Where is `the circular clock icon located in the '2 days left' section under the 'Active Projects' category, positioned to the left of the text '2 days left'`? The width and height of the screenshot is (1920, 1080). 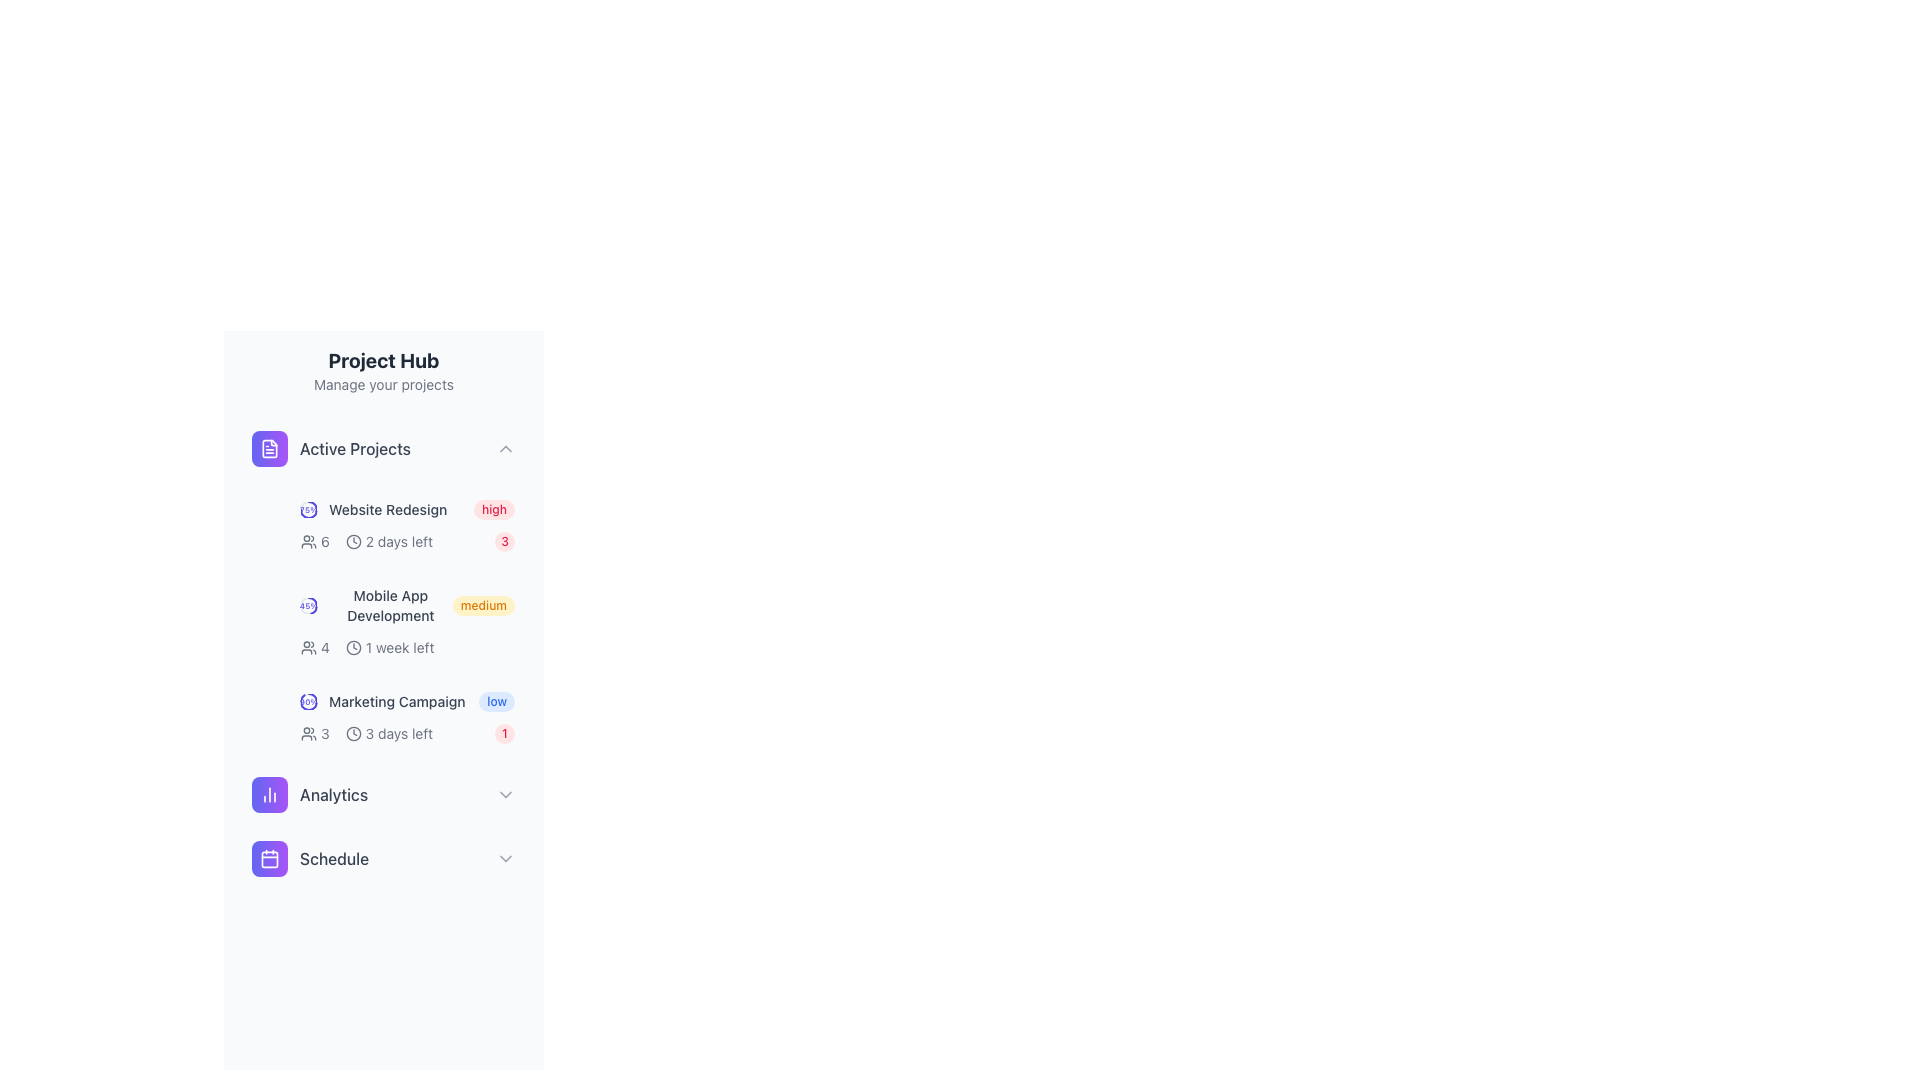
the circular clock icon located in the '2 days left' section under the 'Active Projects' category, positioned to the left of the text '2 days left' is located at coordinates (353, 542).